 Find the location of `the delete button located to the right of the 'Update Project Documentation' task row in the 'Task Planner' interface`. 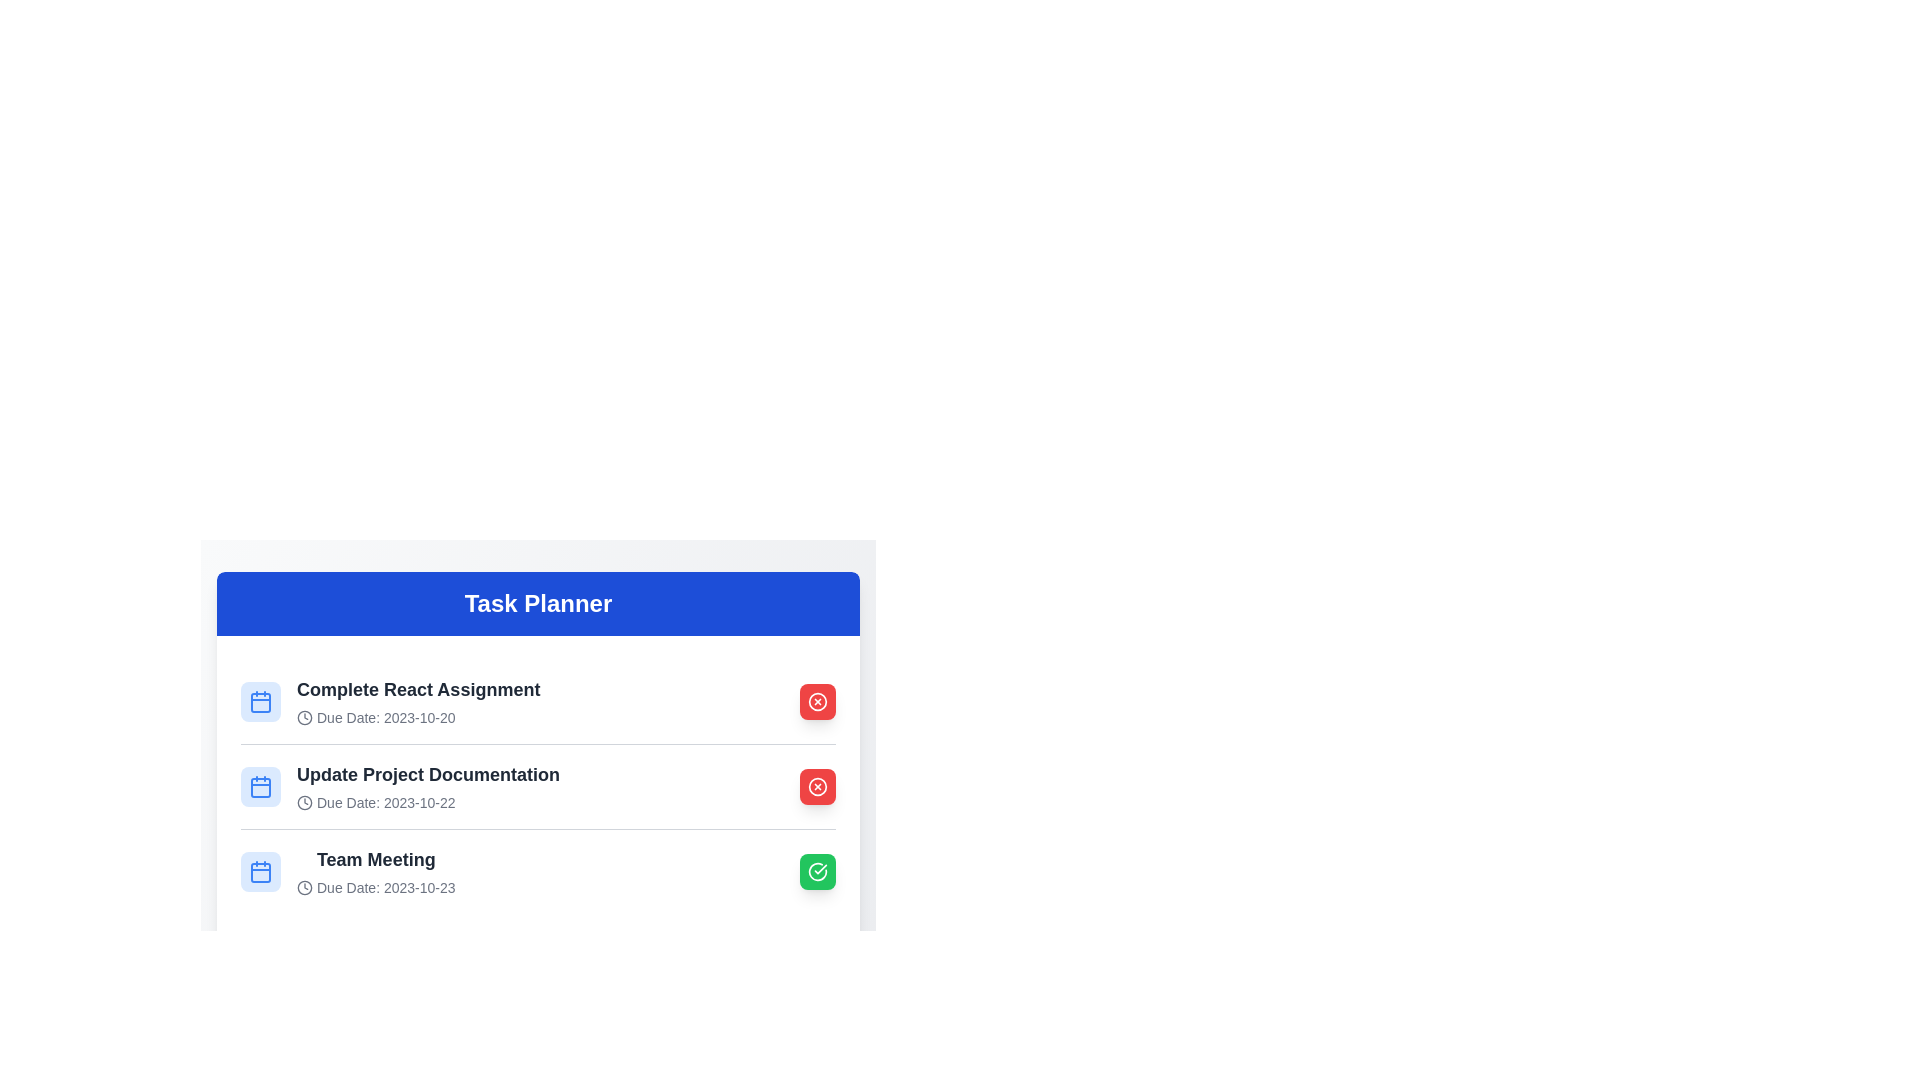

the delete button located to the right of the 'Update Project Documentation' task row in the 'Task Planner' interface is located at coordinates (817, 785).